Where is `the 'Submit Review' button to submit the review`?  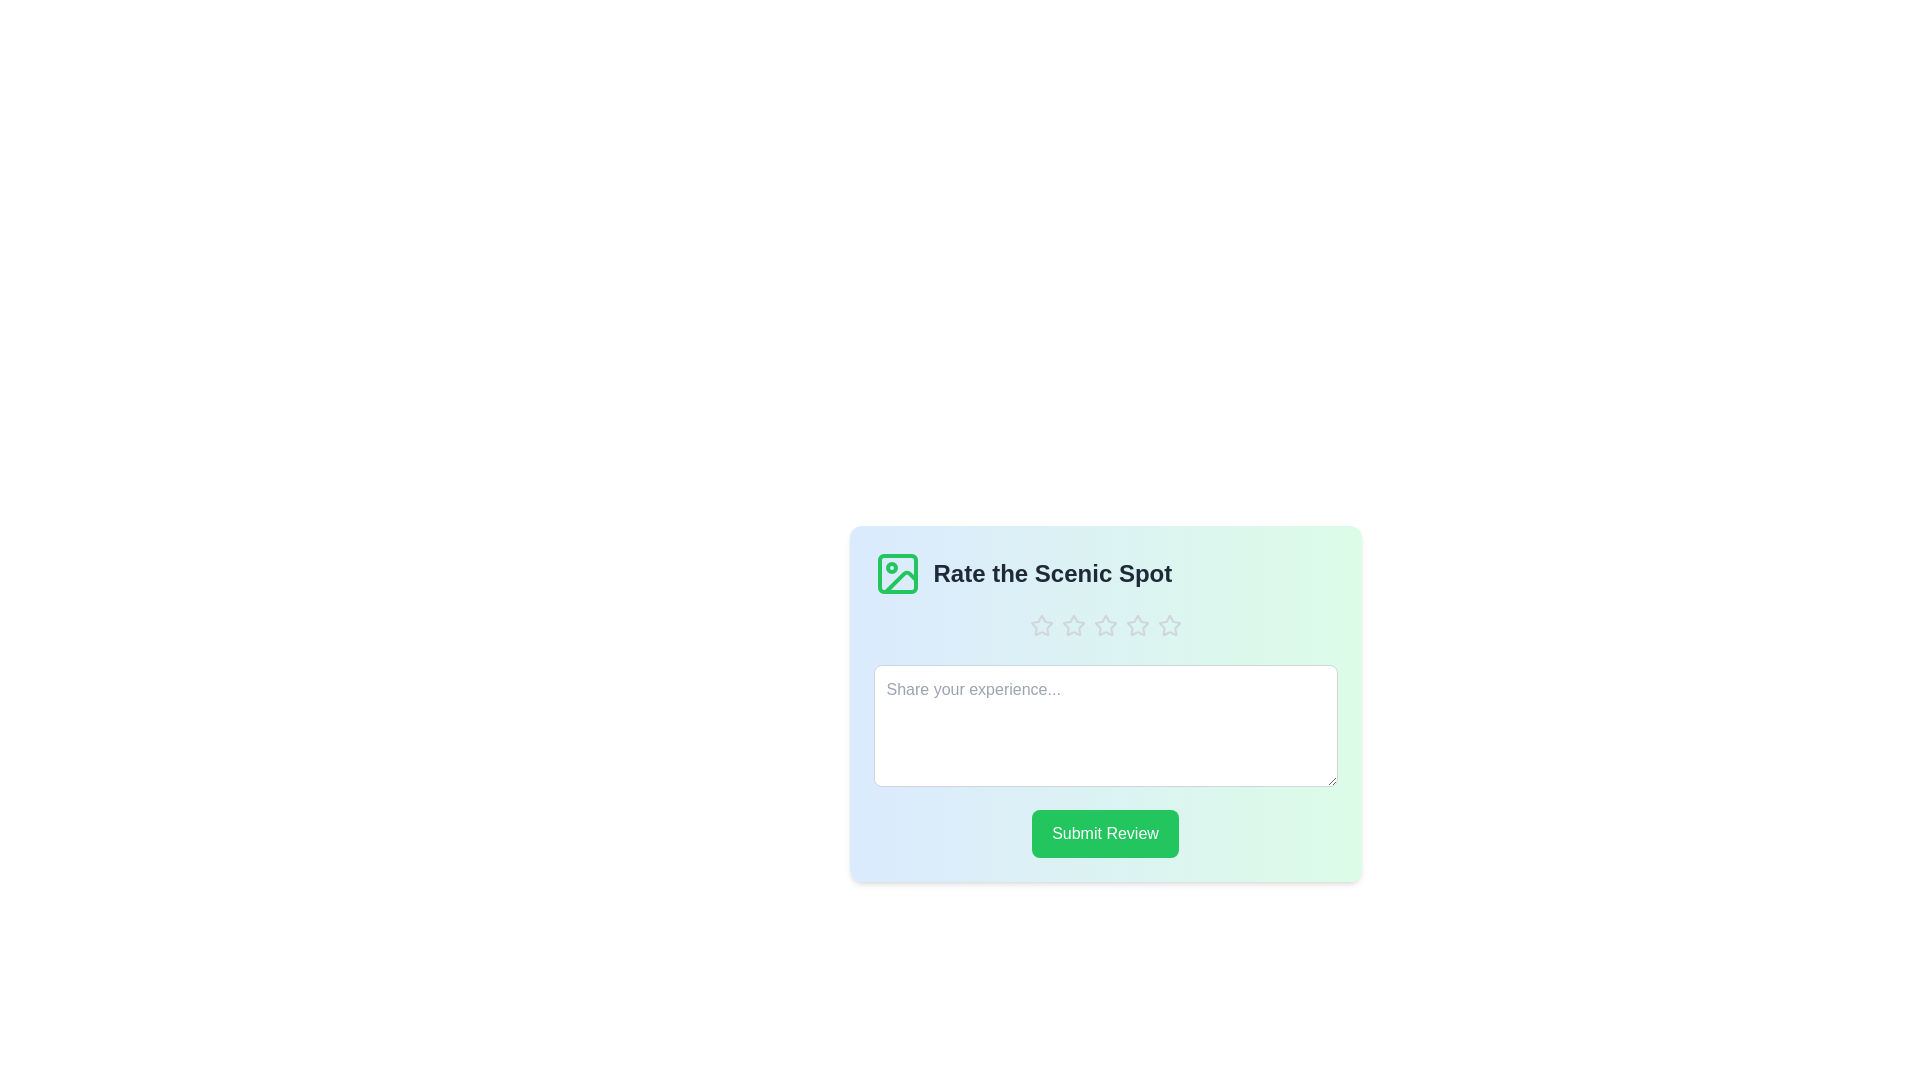 the 'Submit Review' button to submit the review is located at coordinates (1104, 833).